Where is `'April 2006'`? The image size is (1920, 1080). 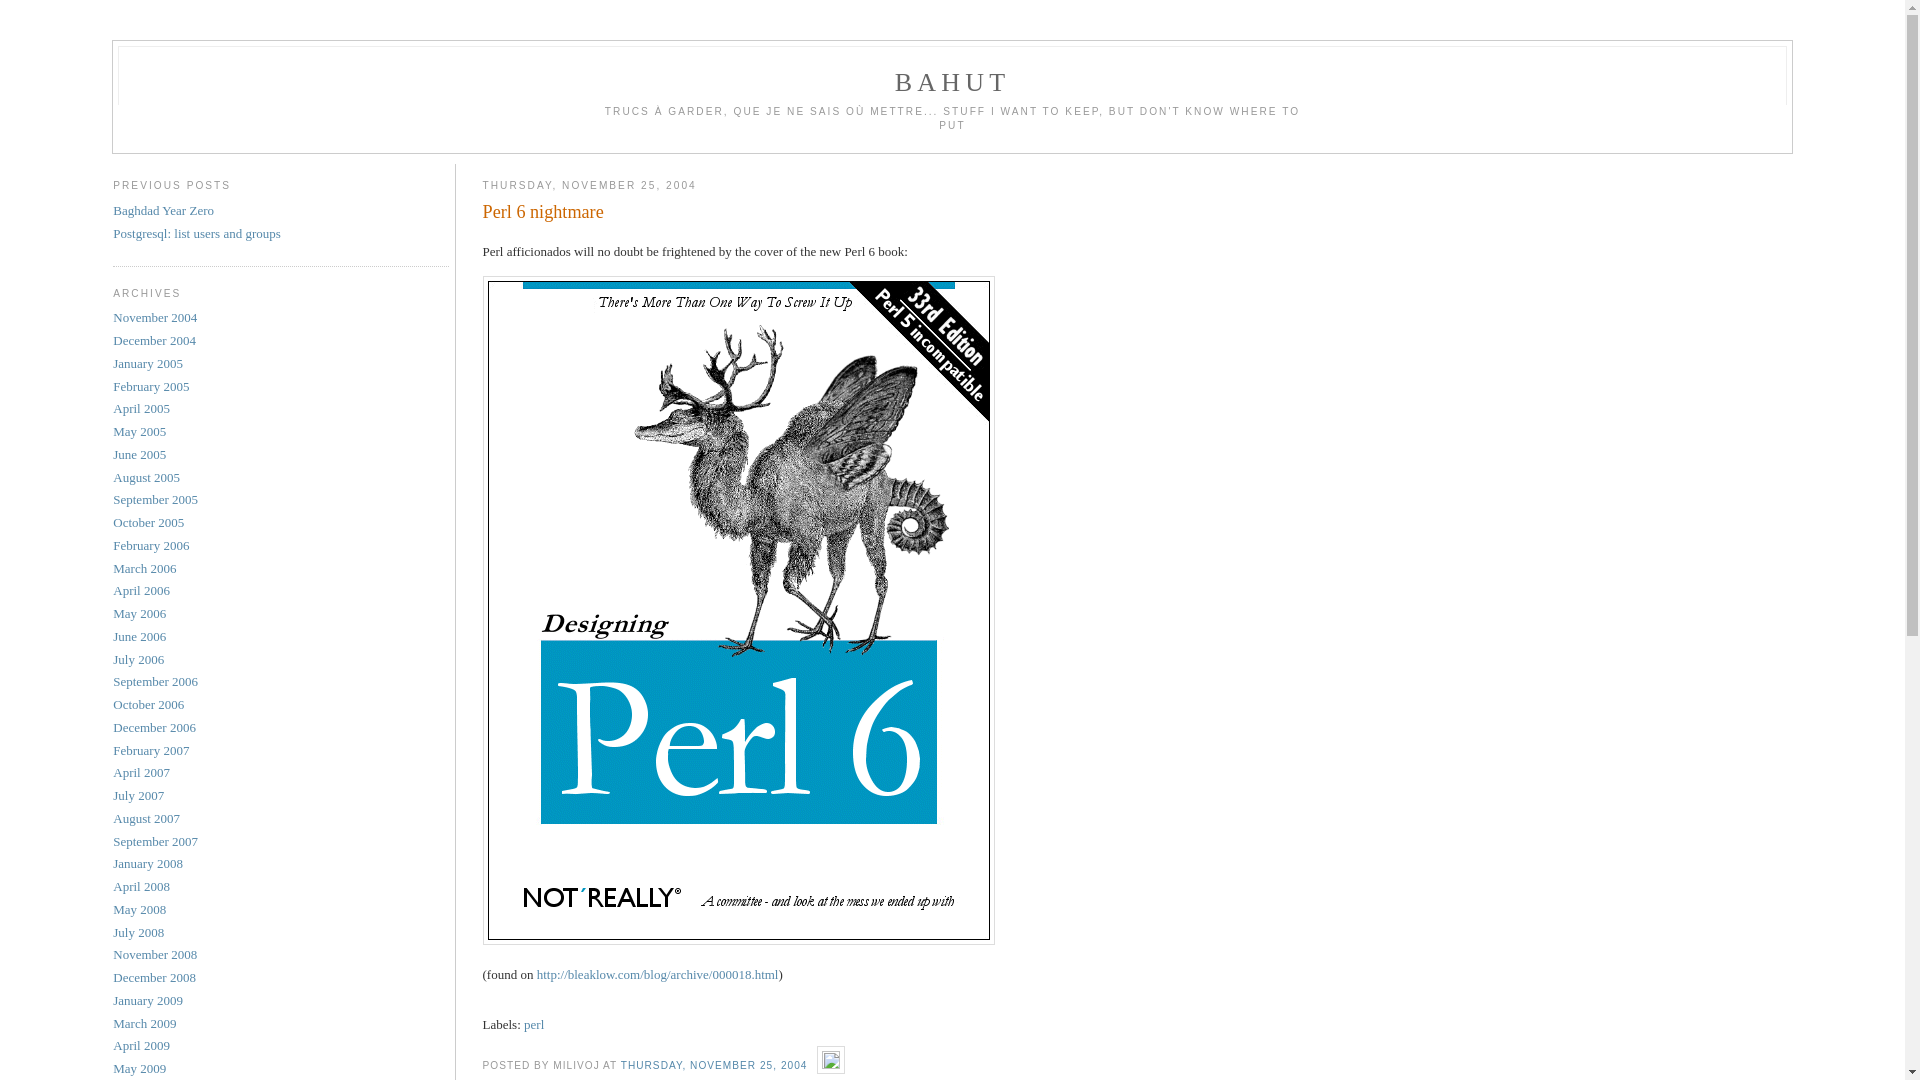 'April 2006' is located at coordinates (140, 589).